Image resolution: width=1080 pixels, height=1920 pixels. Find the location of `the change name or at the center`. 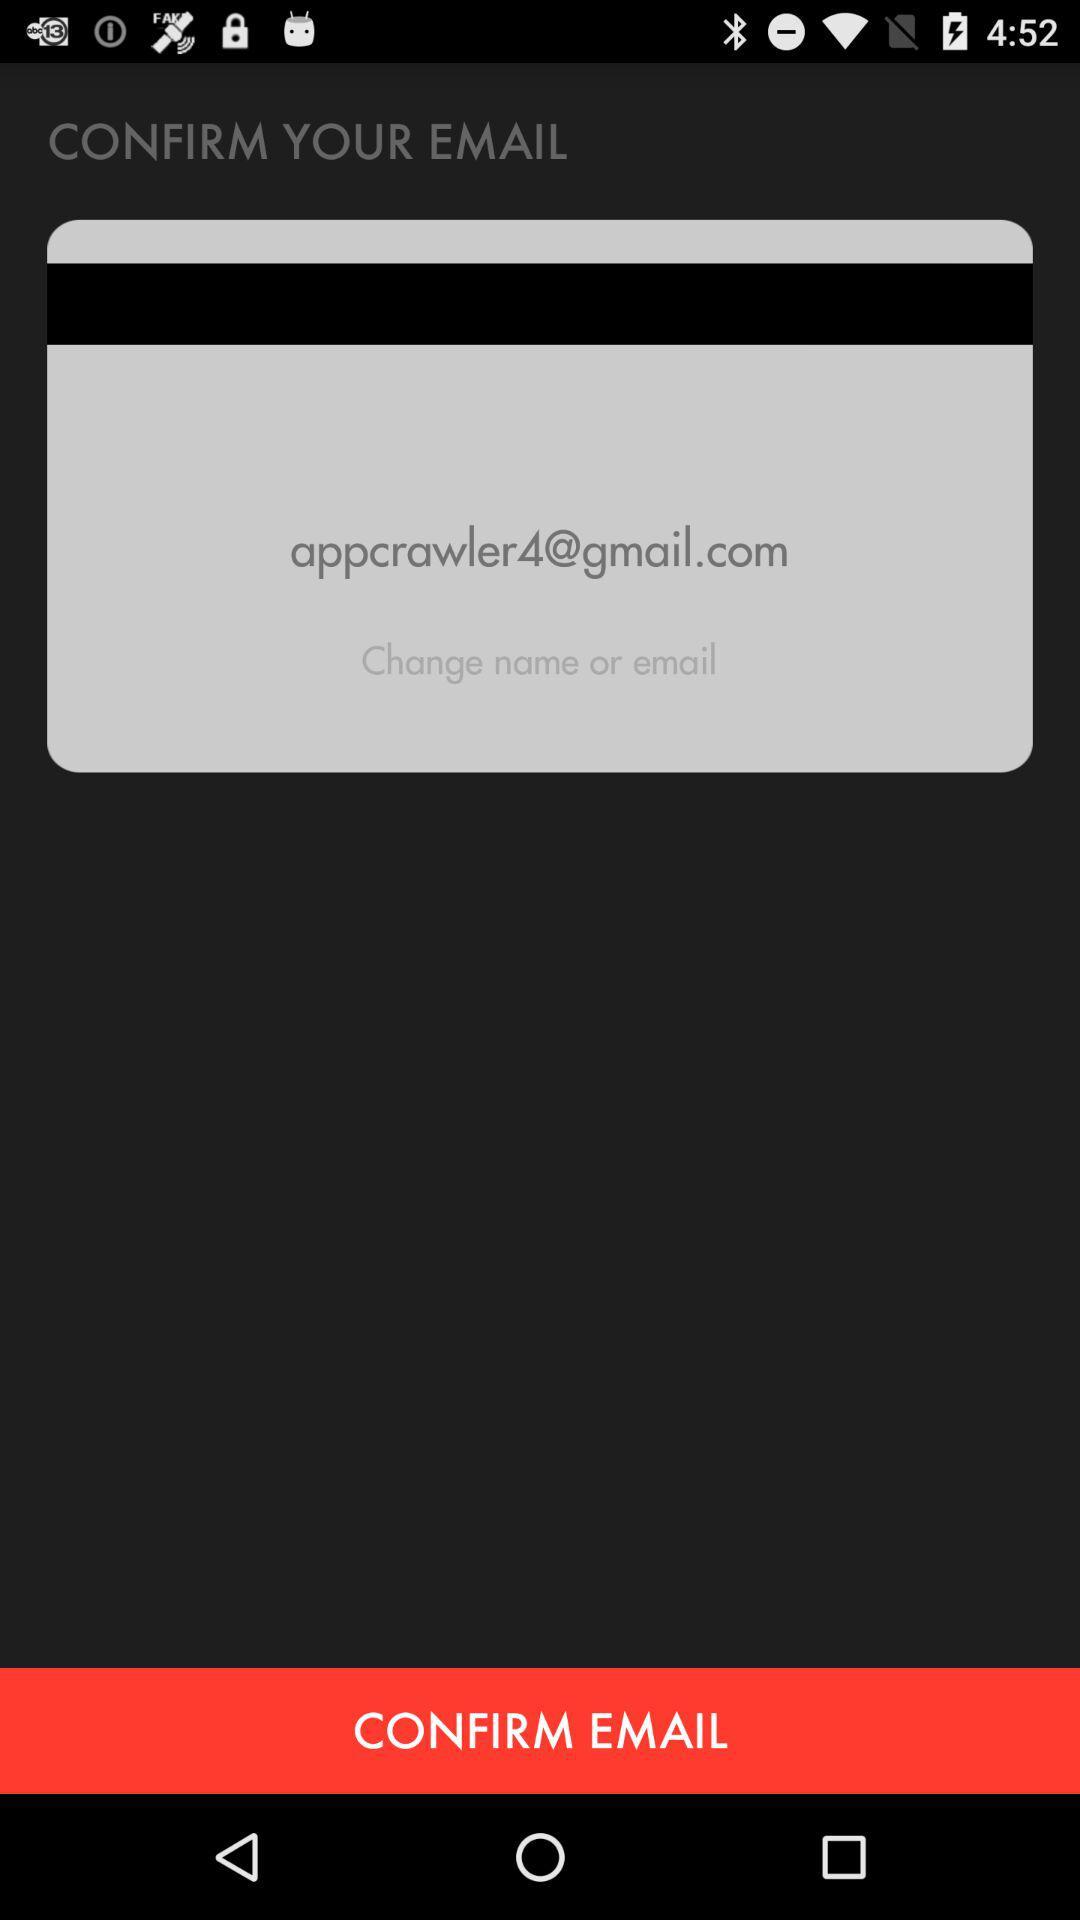

the change name or at the center is located at coordinates (538, 660).